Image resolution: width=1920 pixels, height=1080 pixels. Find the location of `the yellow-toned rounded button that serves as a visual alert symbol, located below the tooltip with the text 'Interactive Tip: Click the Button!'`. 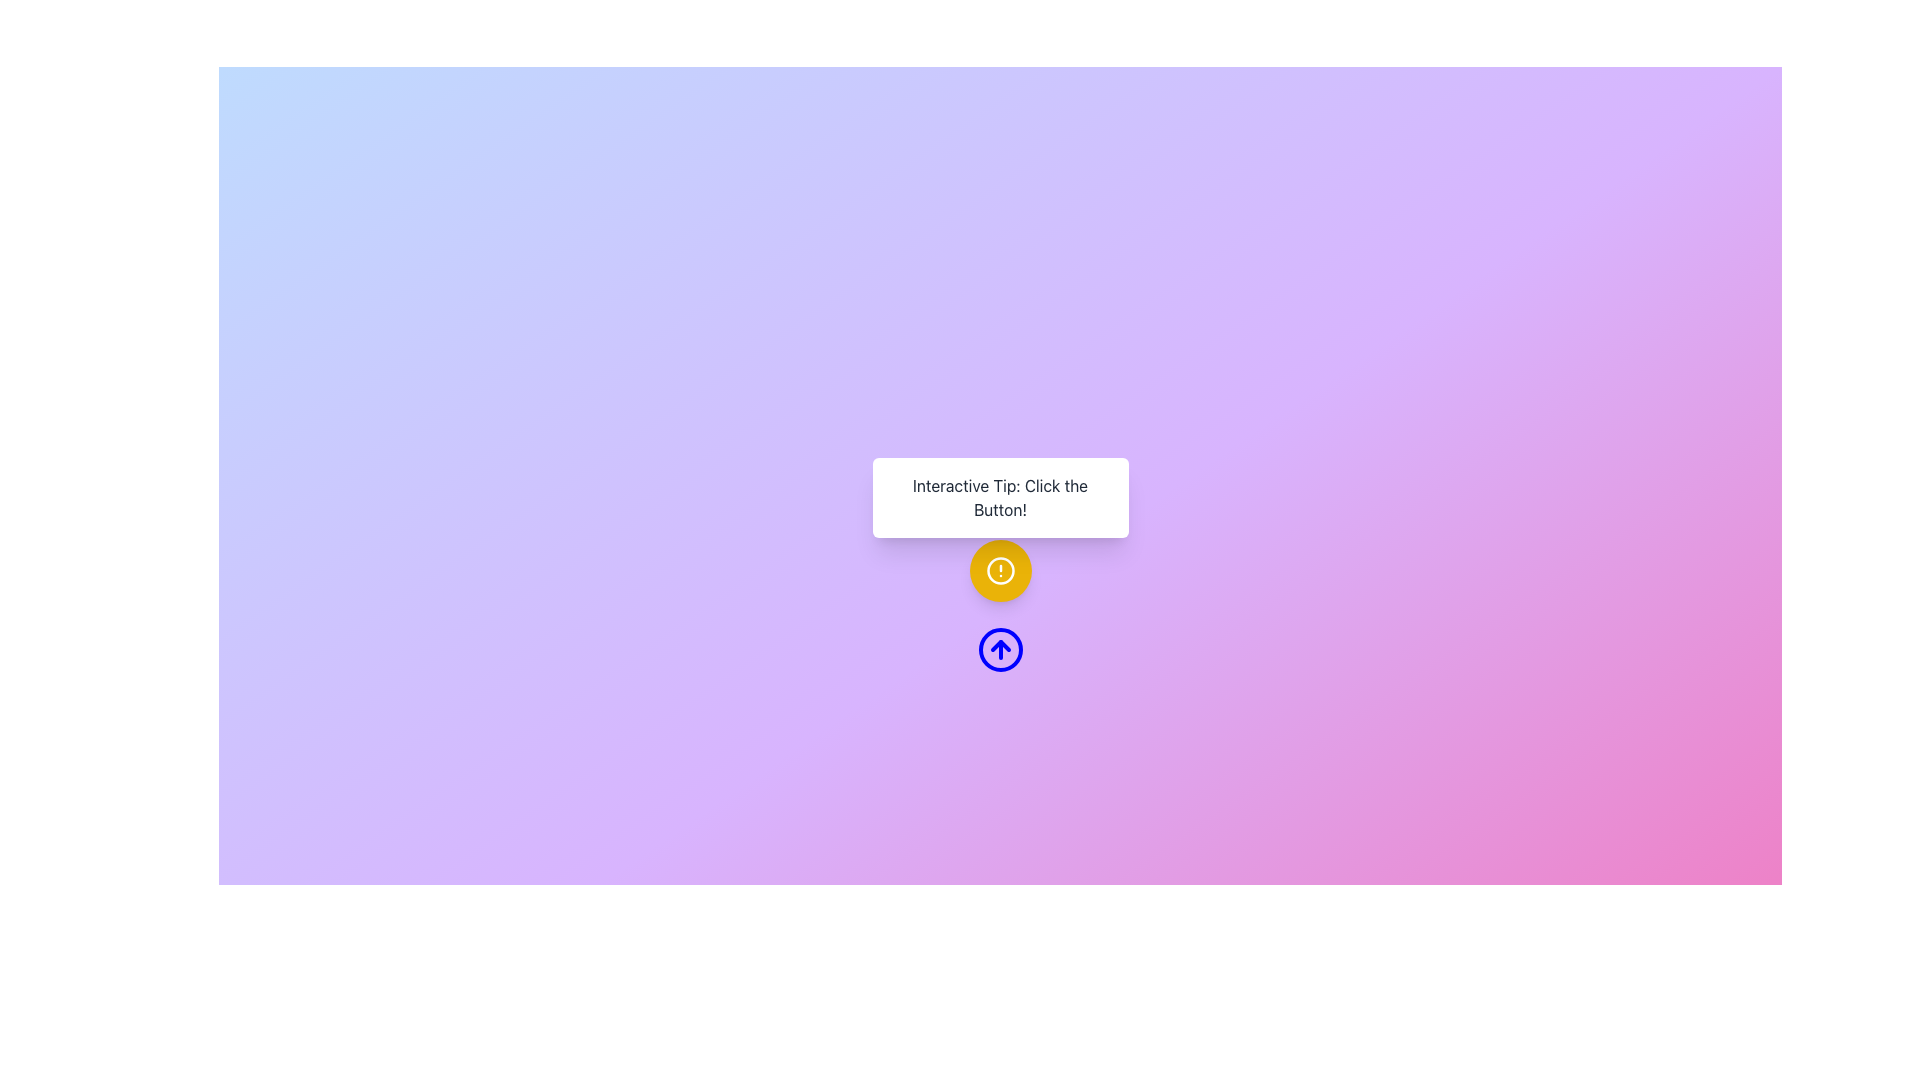

the yellow-toned rounded button that serves as a visual alert symbol, located below the tooltip with the text 'Interactive Tip: Click the Button!' is located at coordinates (1000, 570).